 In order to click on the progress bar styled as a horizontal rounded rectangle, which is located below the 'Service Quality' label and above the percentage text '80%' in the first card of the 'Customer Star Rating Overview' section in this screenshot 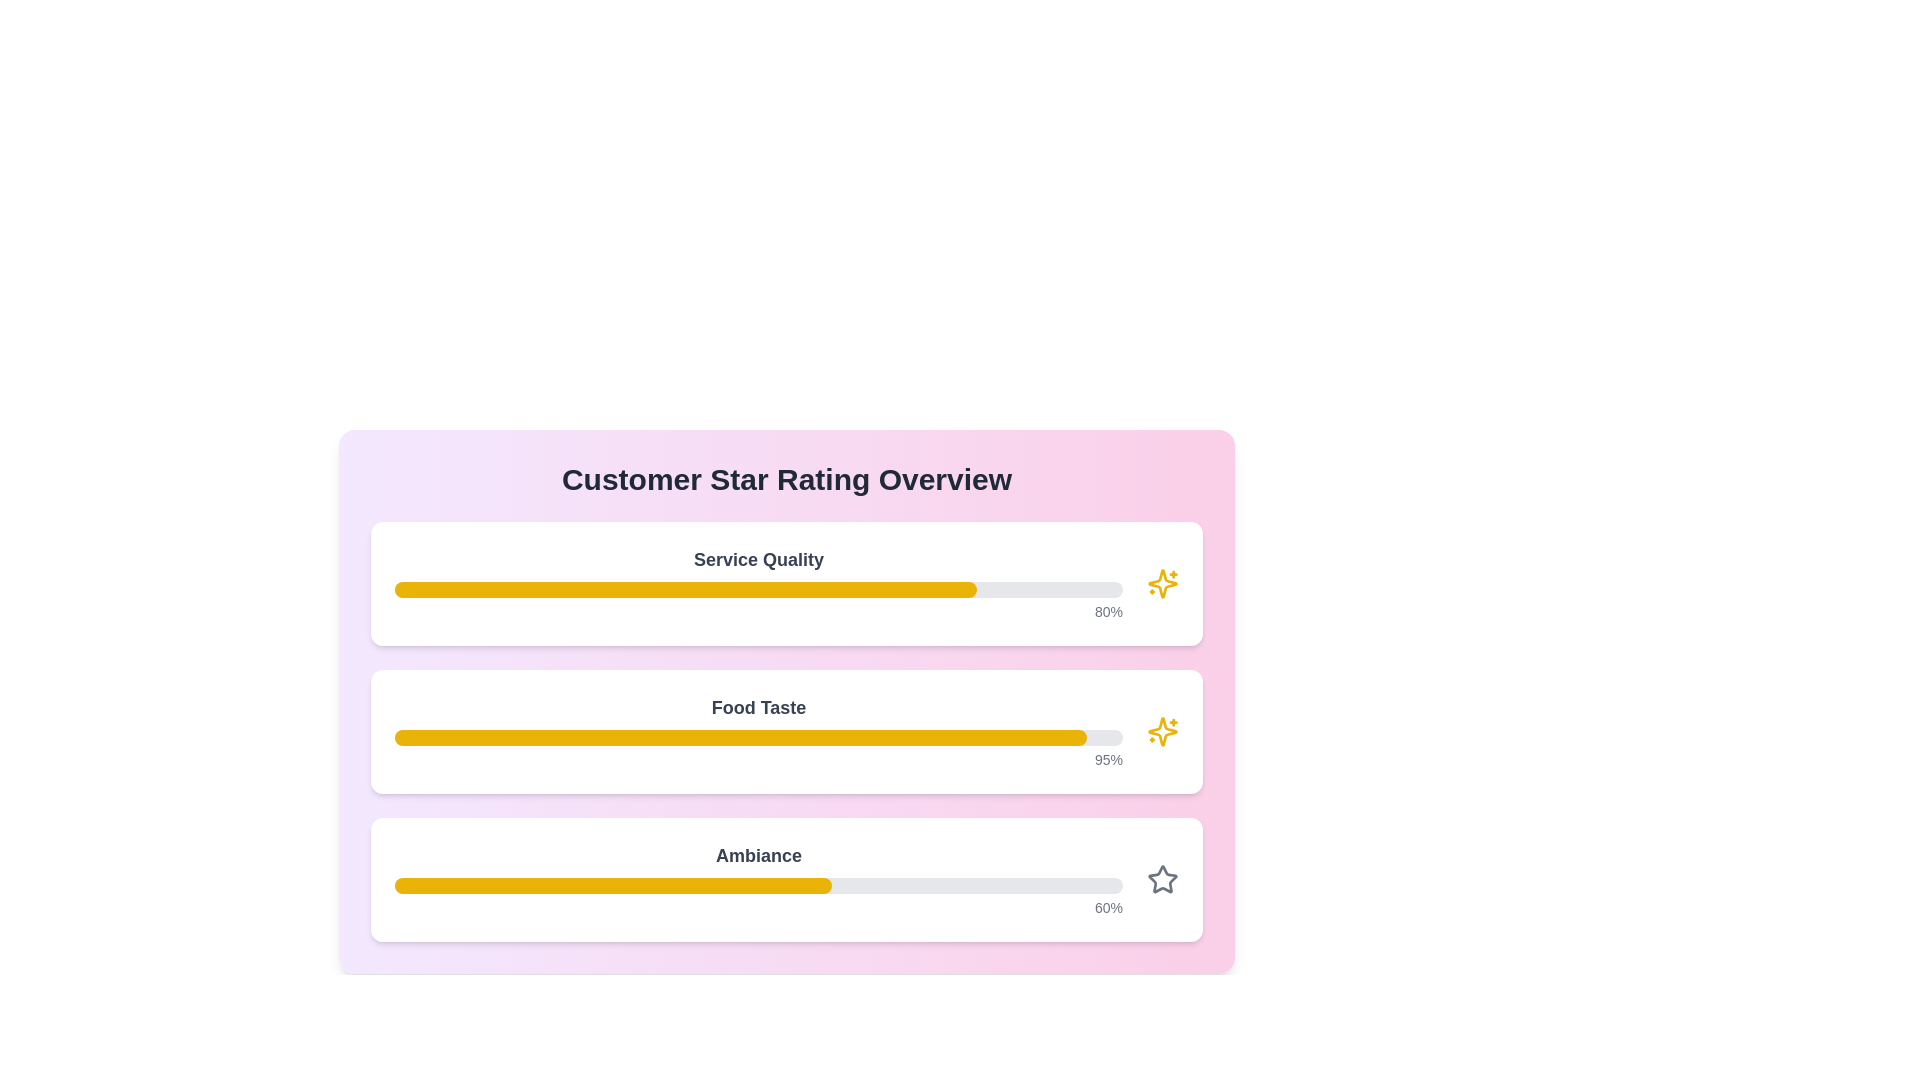, I will do `click(757, 589)`.